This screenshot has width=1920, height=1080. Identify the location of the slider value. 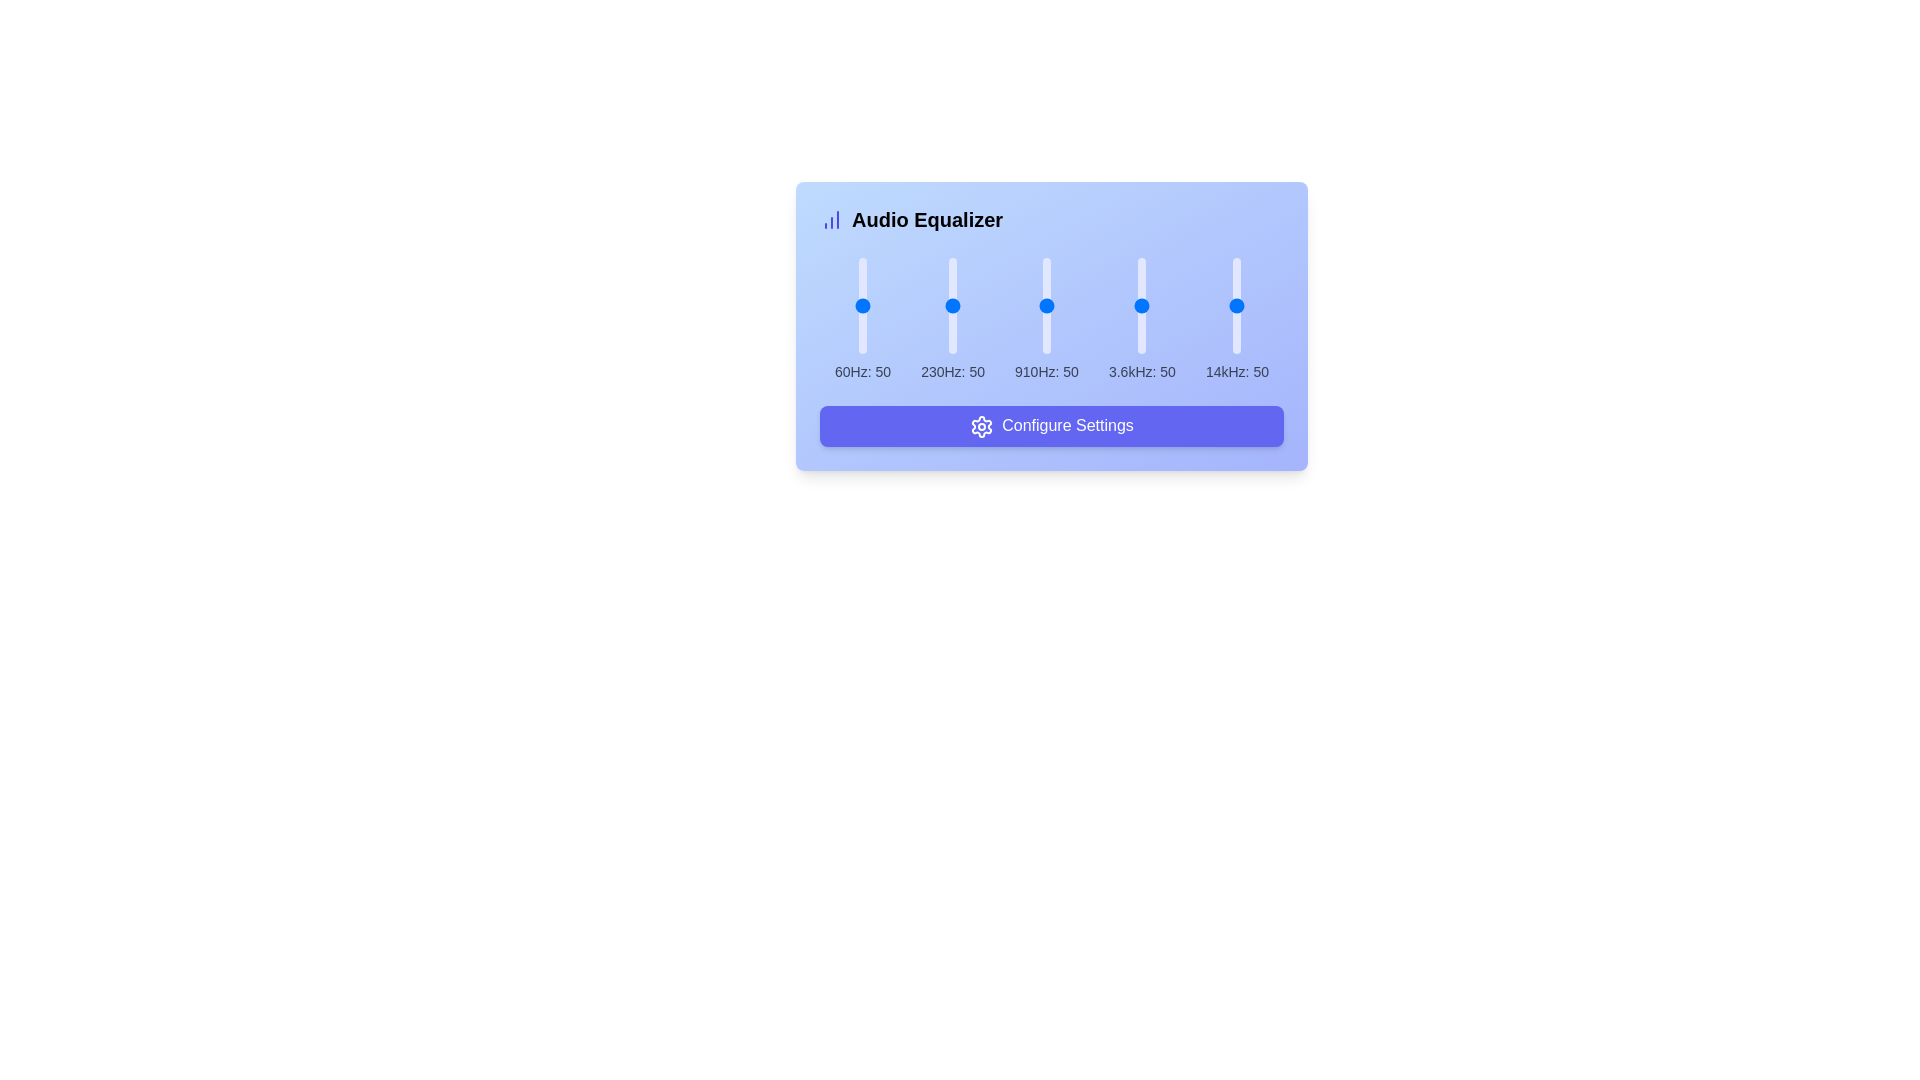
(1236, 313).